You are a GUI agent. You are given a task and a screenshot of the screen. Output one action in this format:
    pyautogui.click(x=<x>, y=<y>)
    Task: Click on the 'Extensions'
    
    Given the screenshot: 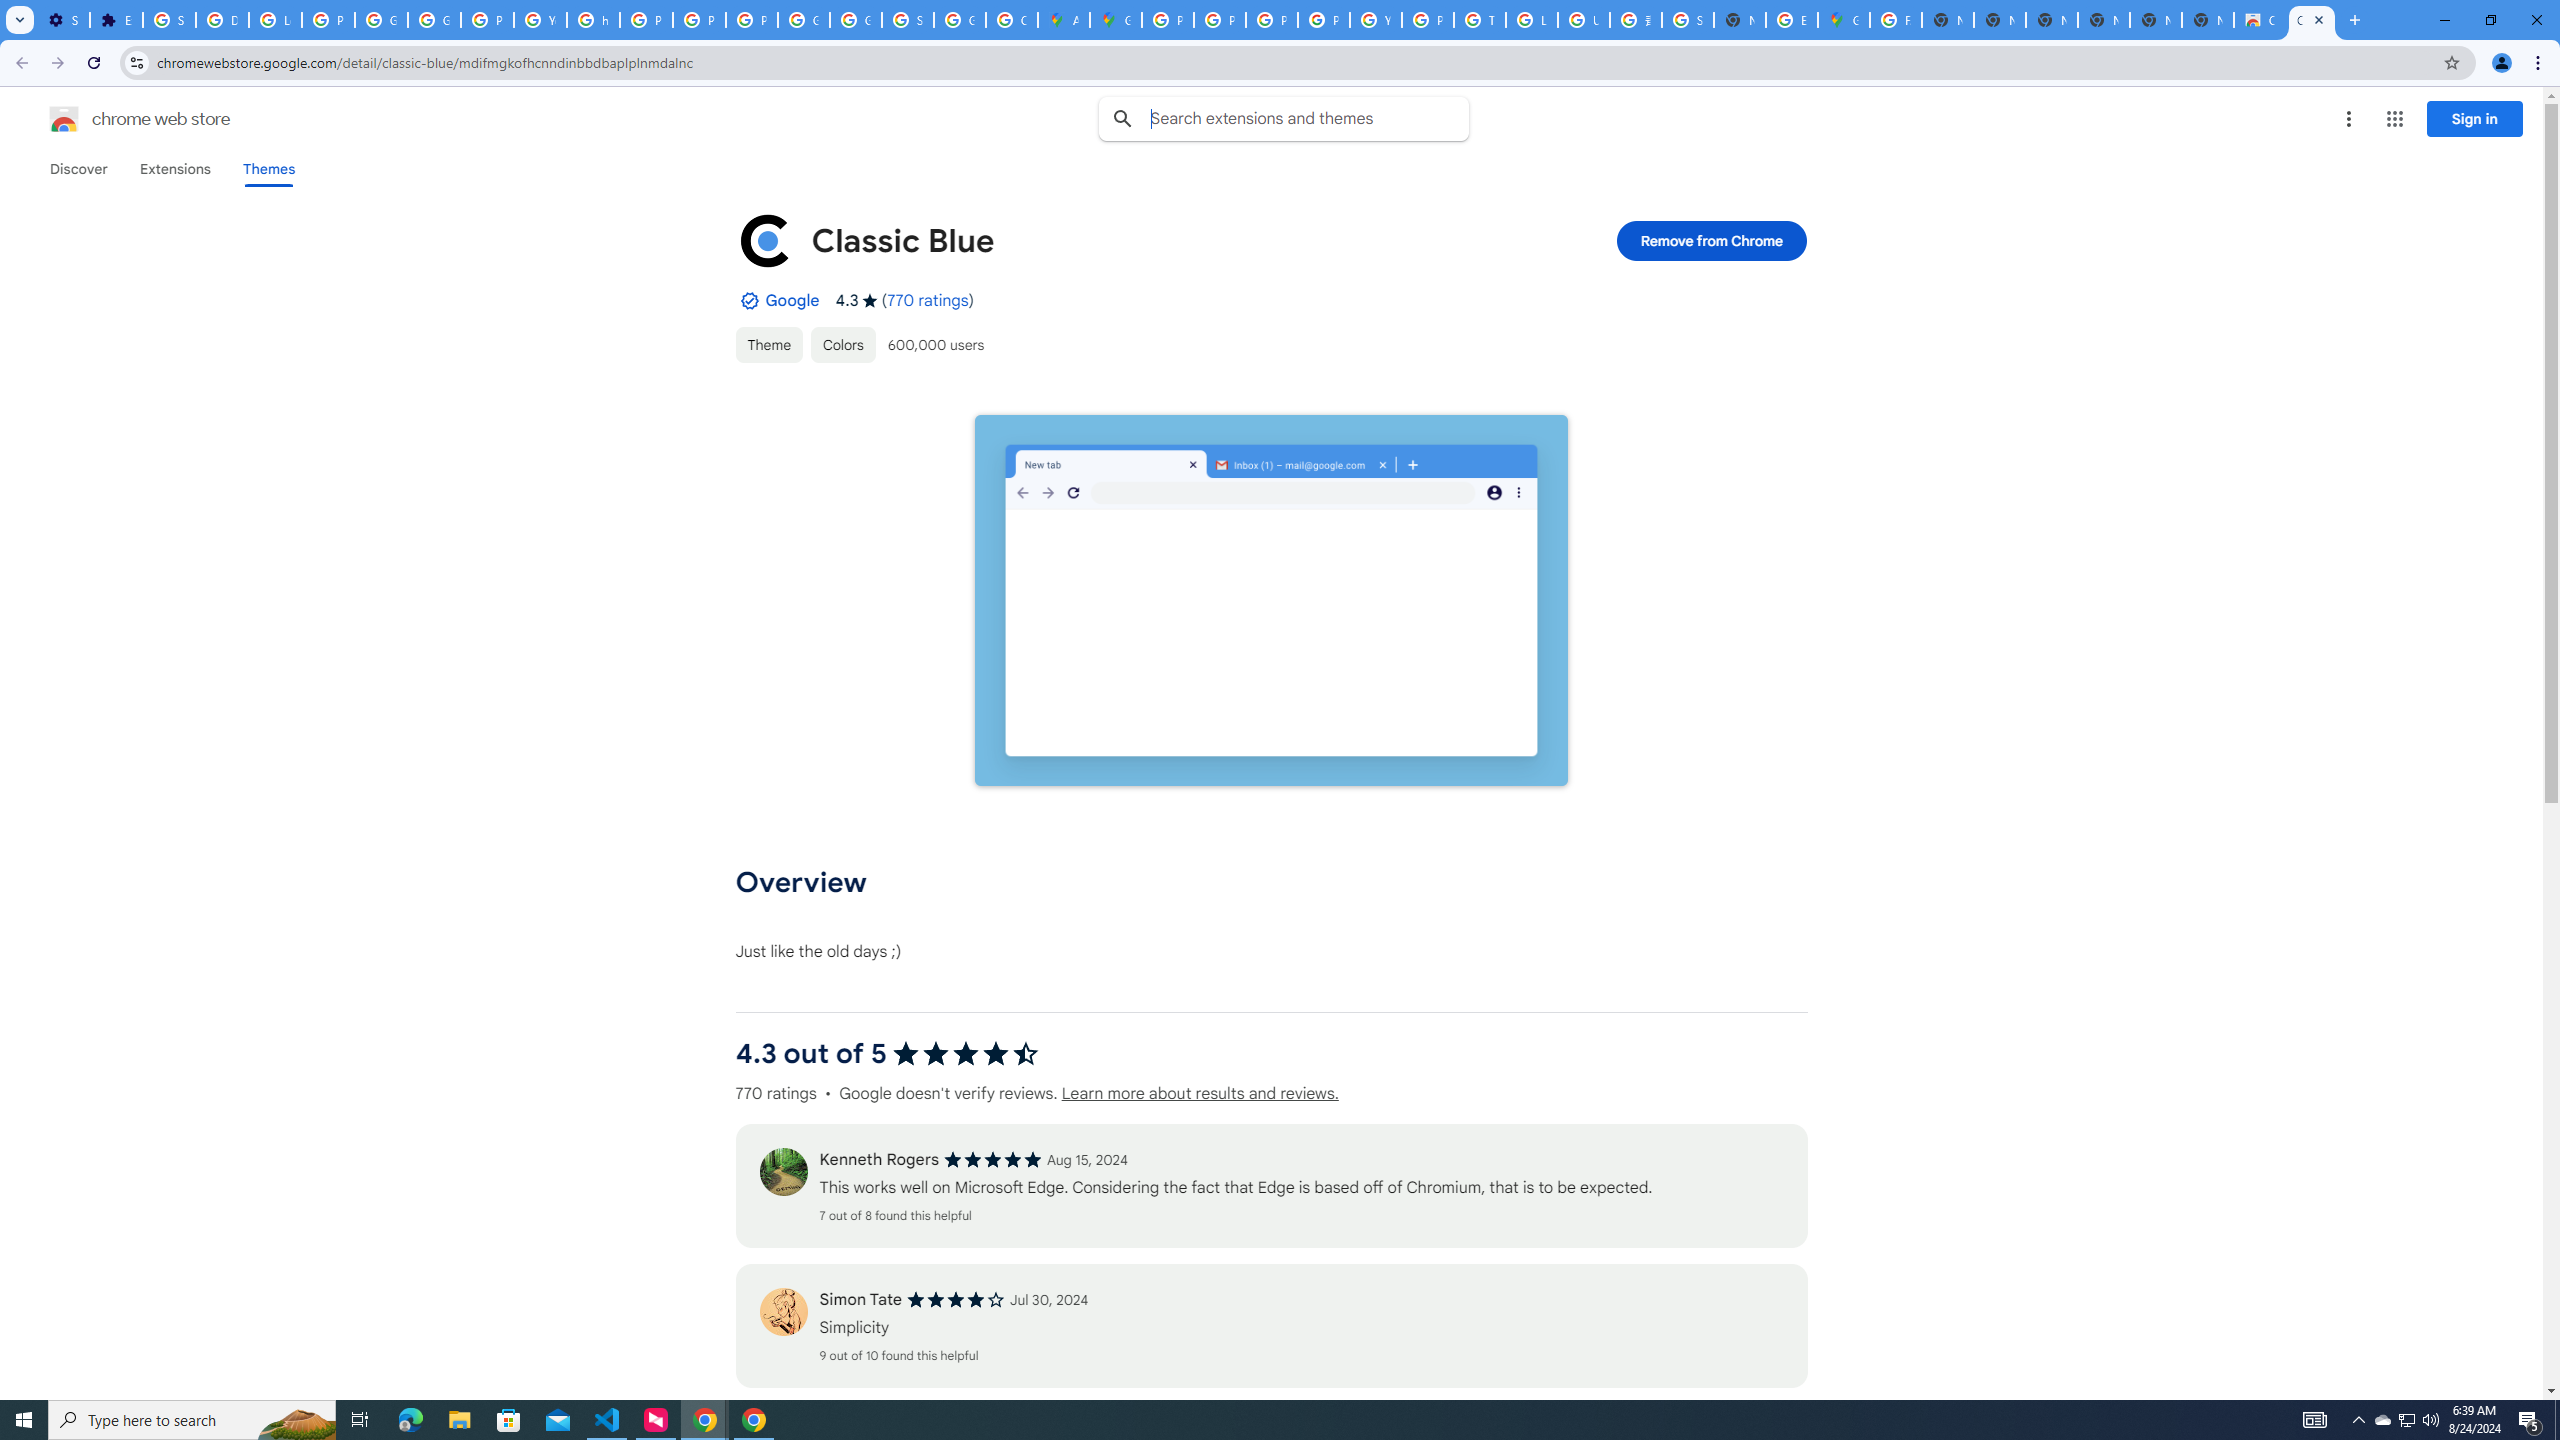 What is the action you would take?
    pyautogui.click(x=175, y=168)
    